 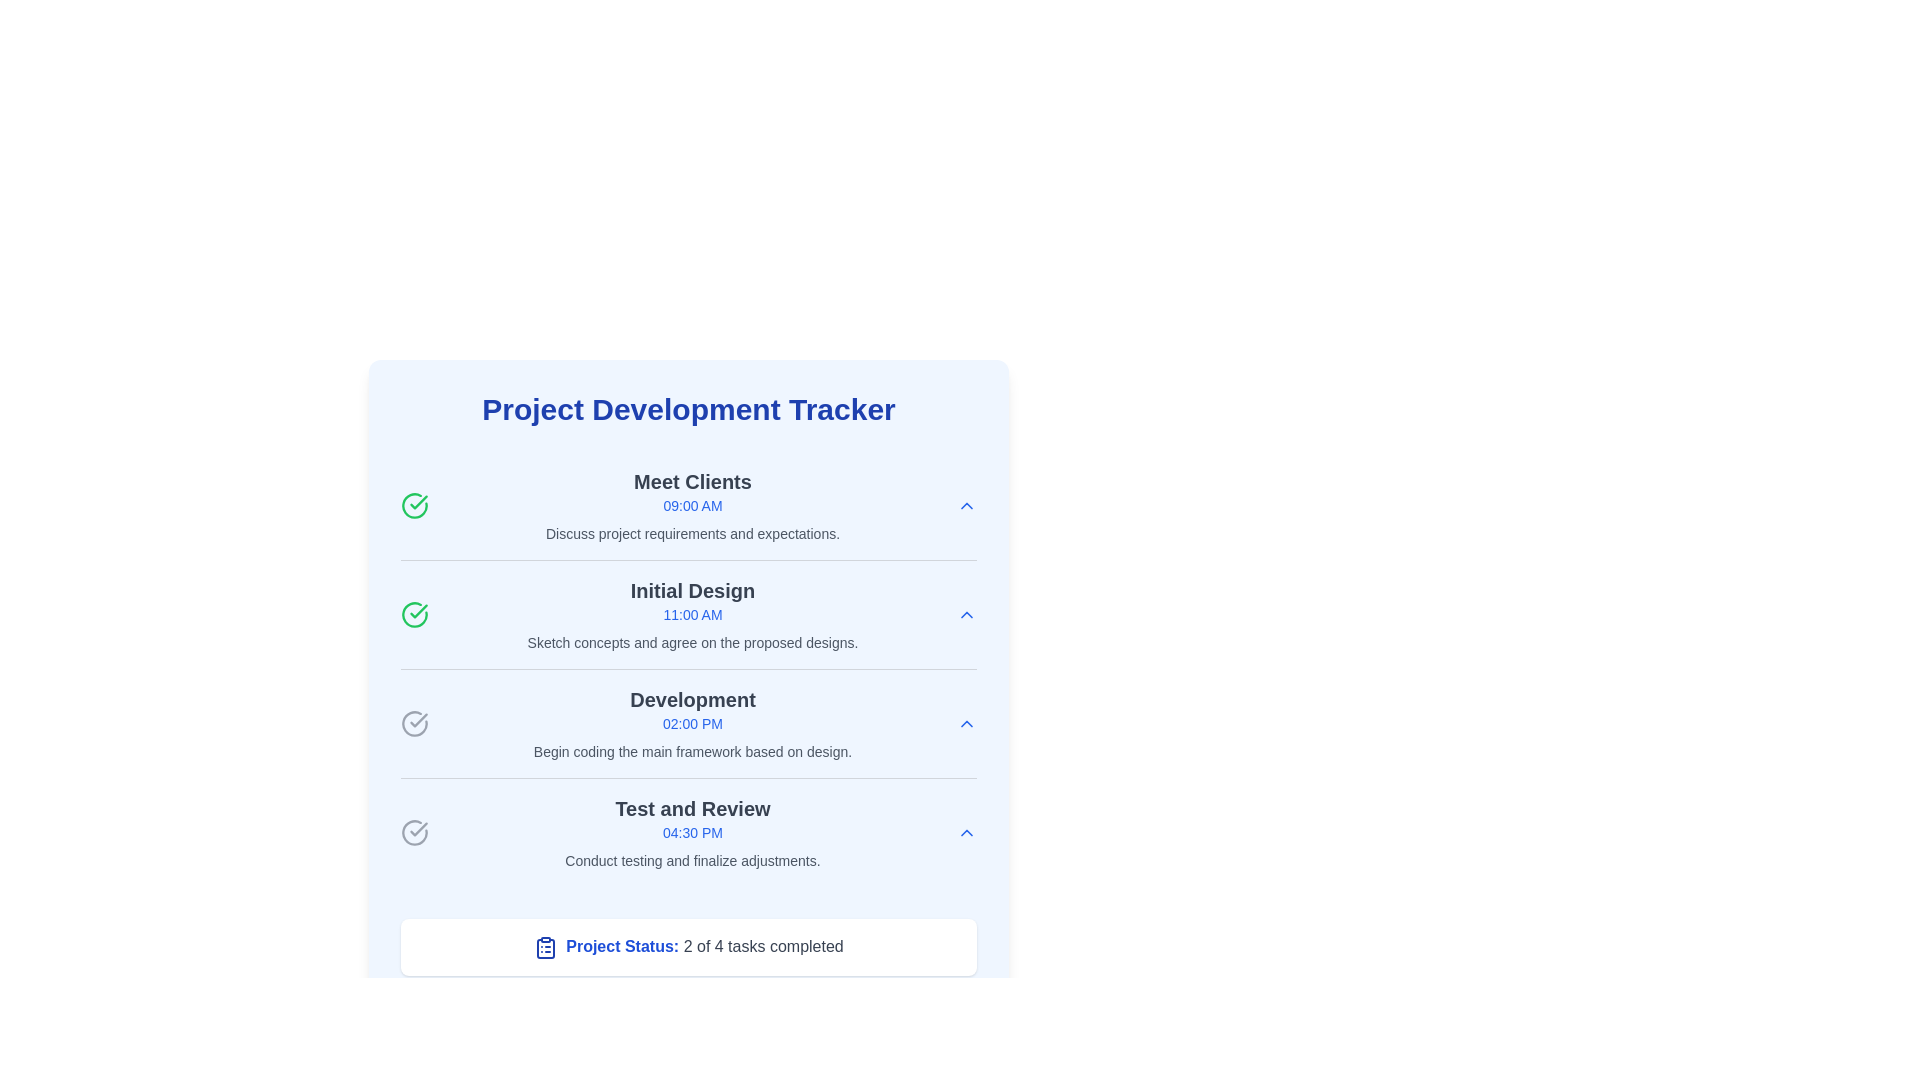 I want to click on the Status Icon (Checkmark), so click(x=413, y=833).